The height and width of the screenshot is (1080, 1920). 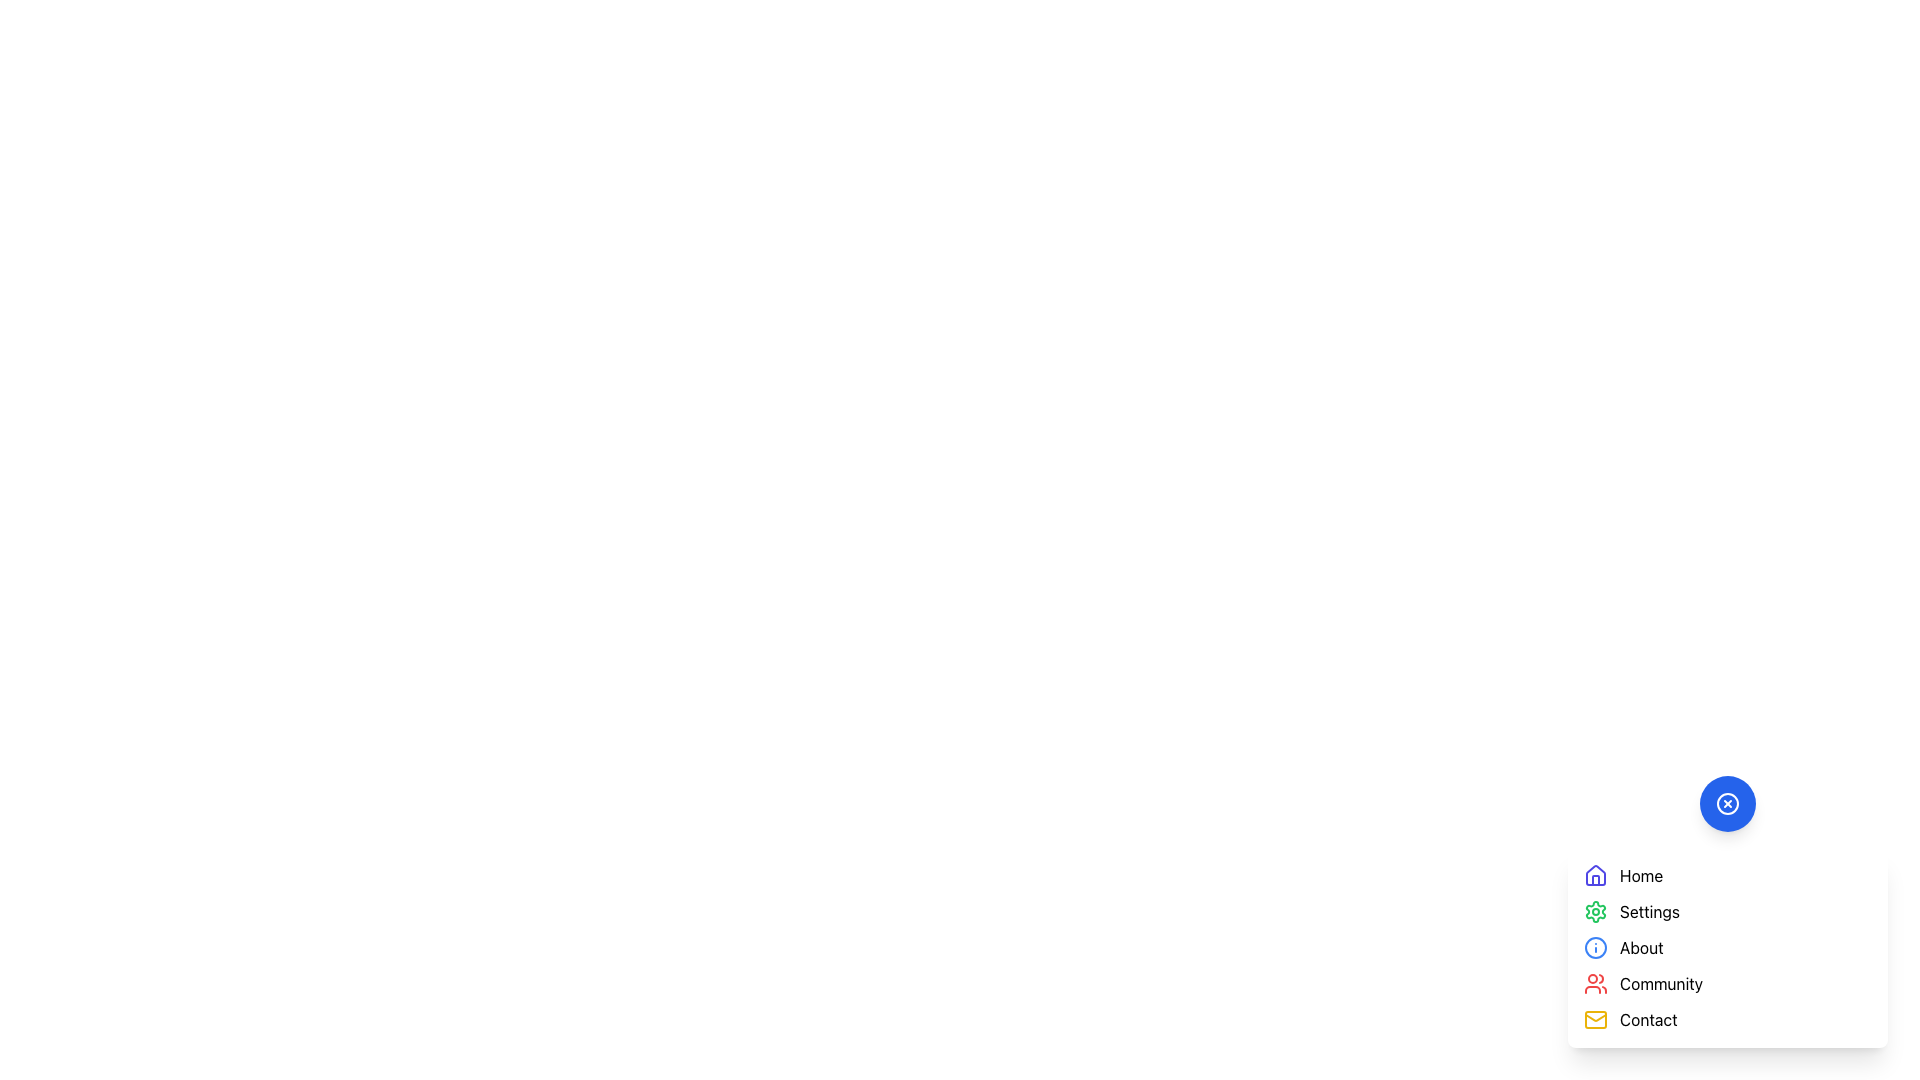 I want to click on the 'Home' menu item's text label, which is located next to the indigo house icon in the top vertical list of menu items, so click(x=1641, y=874).